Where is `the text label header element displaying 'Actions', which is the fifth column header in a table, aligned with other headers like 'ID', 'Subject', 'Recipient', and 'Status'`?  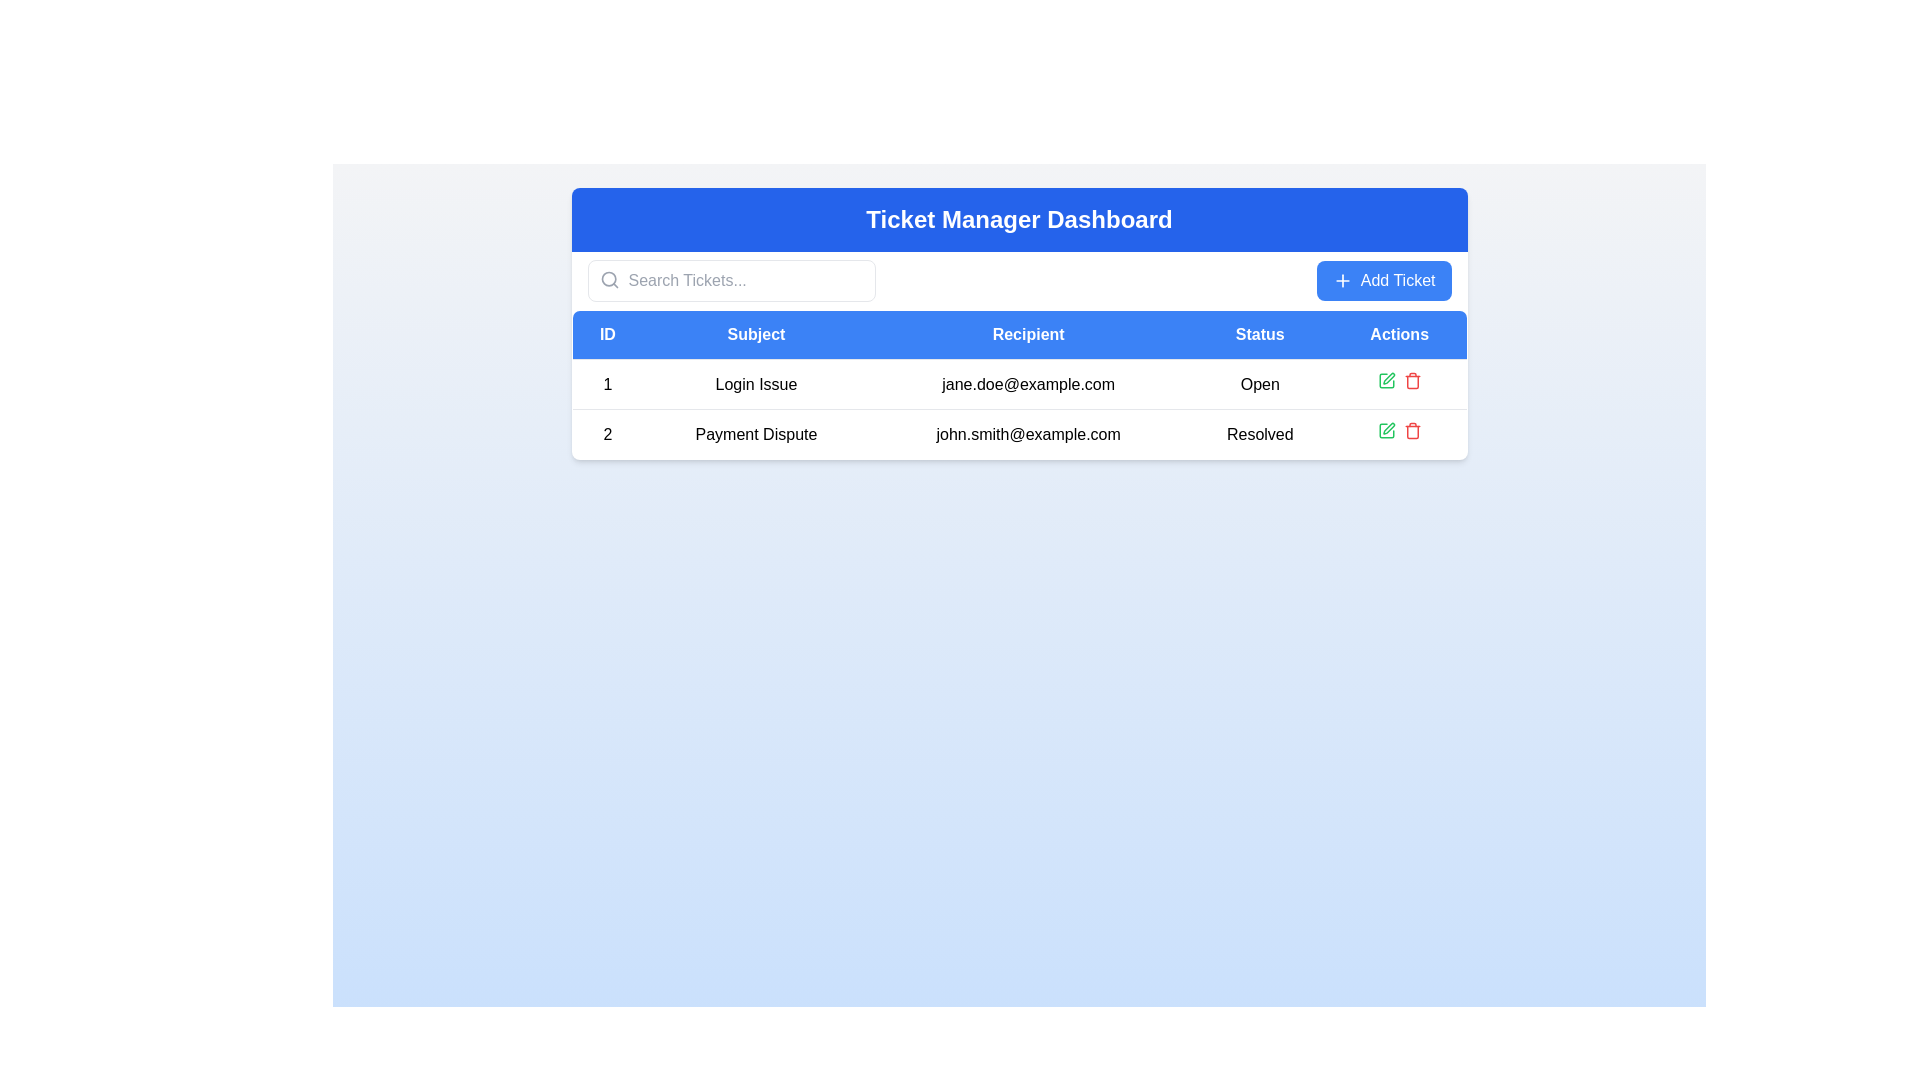 the text label header element displaying 'Actions', which is the fifth column header in a table, aligned with other headers like 'ID', 'Subject', 'Recipient', and 'Status' is located at coordinates (1398, 334).